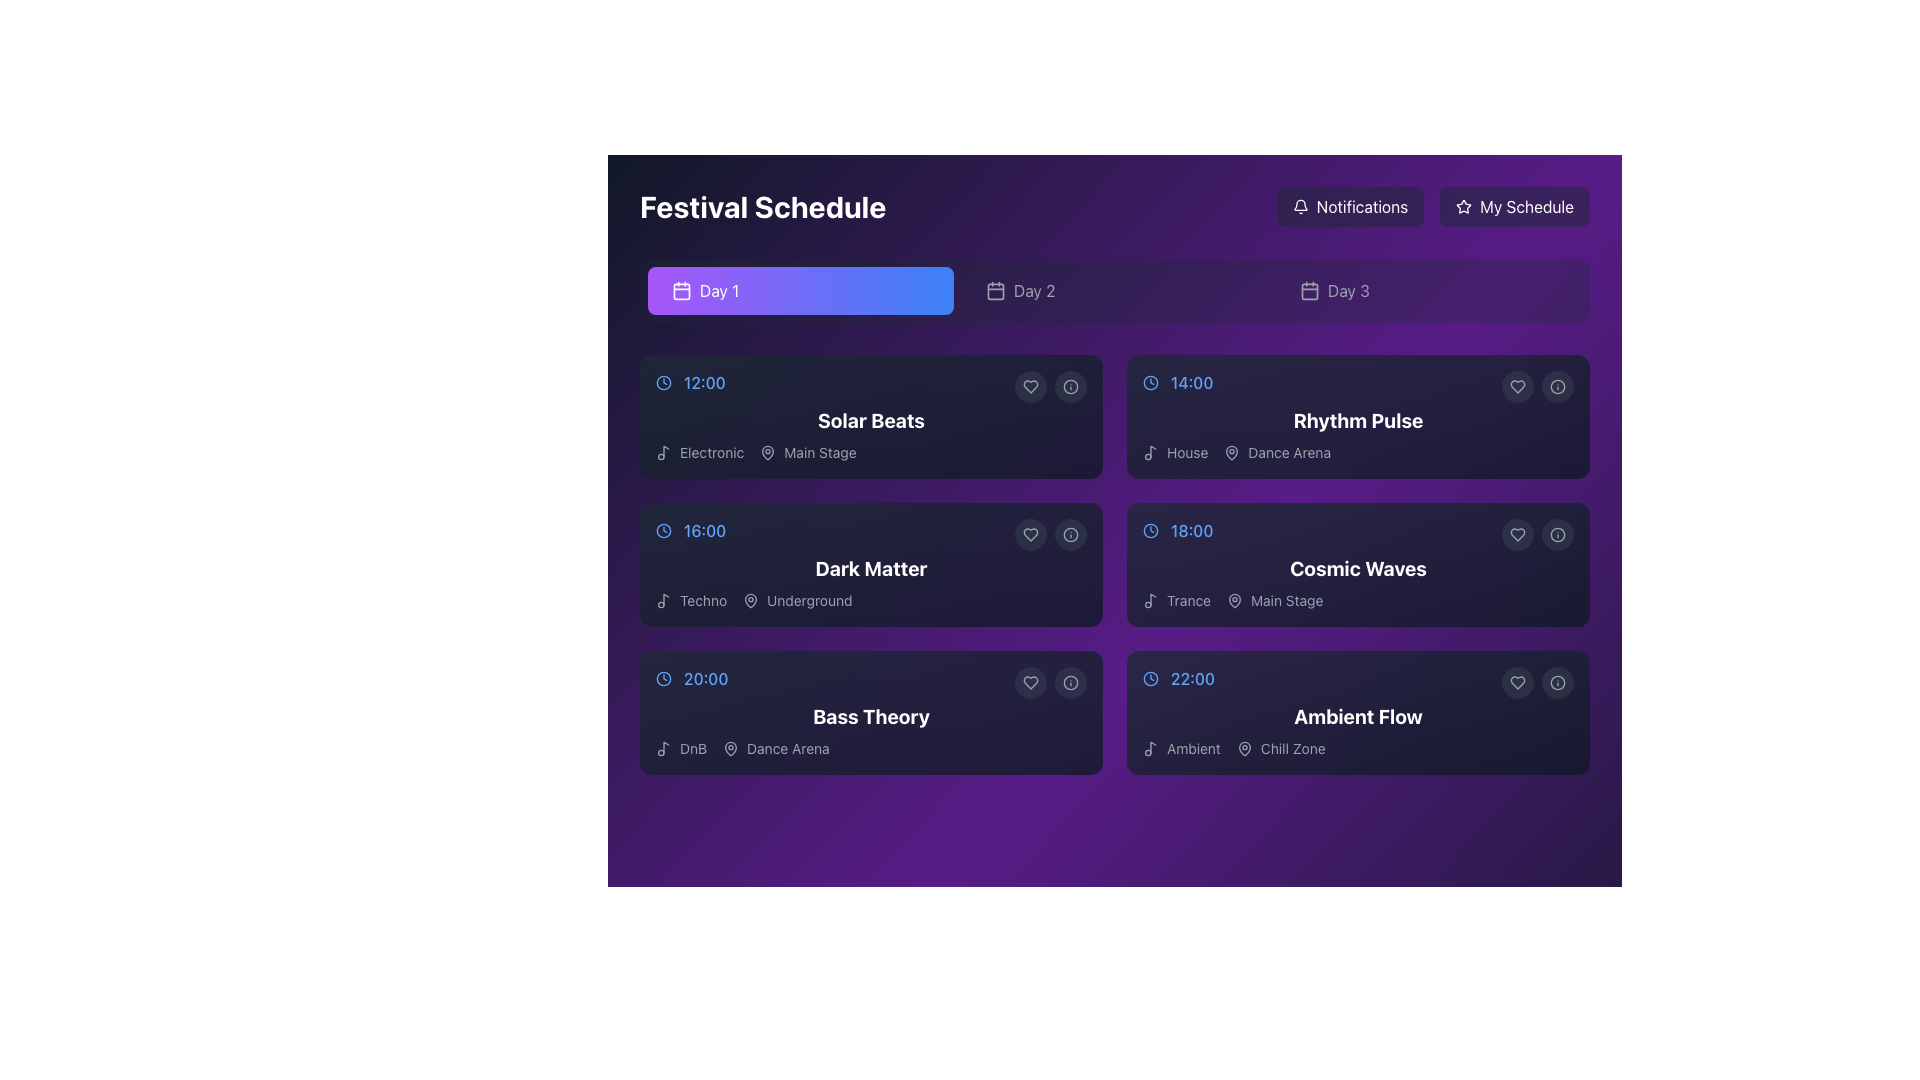 This screenshot has height=1080, width=1920. I want to click on the text indicating the scheduled time for the event 'Bass Theory', which is located in the lower left segment of the schedule grid, near a clock icon, so click(706, 677).